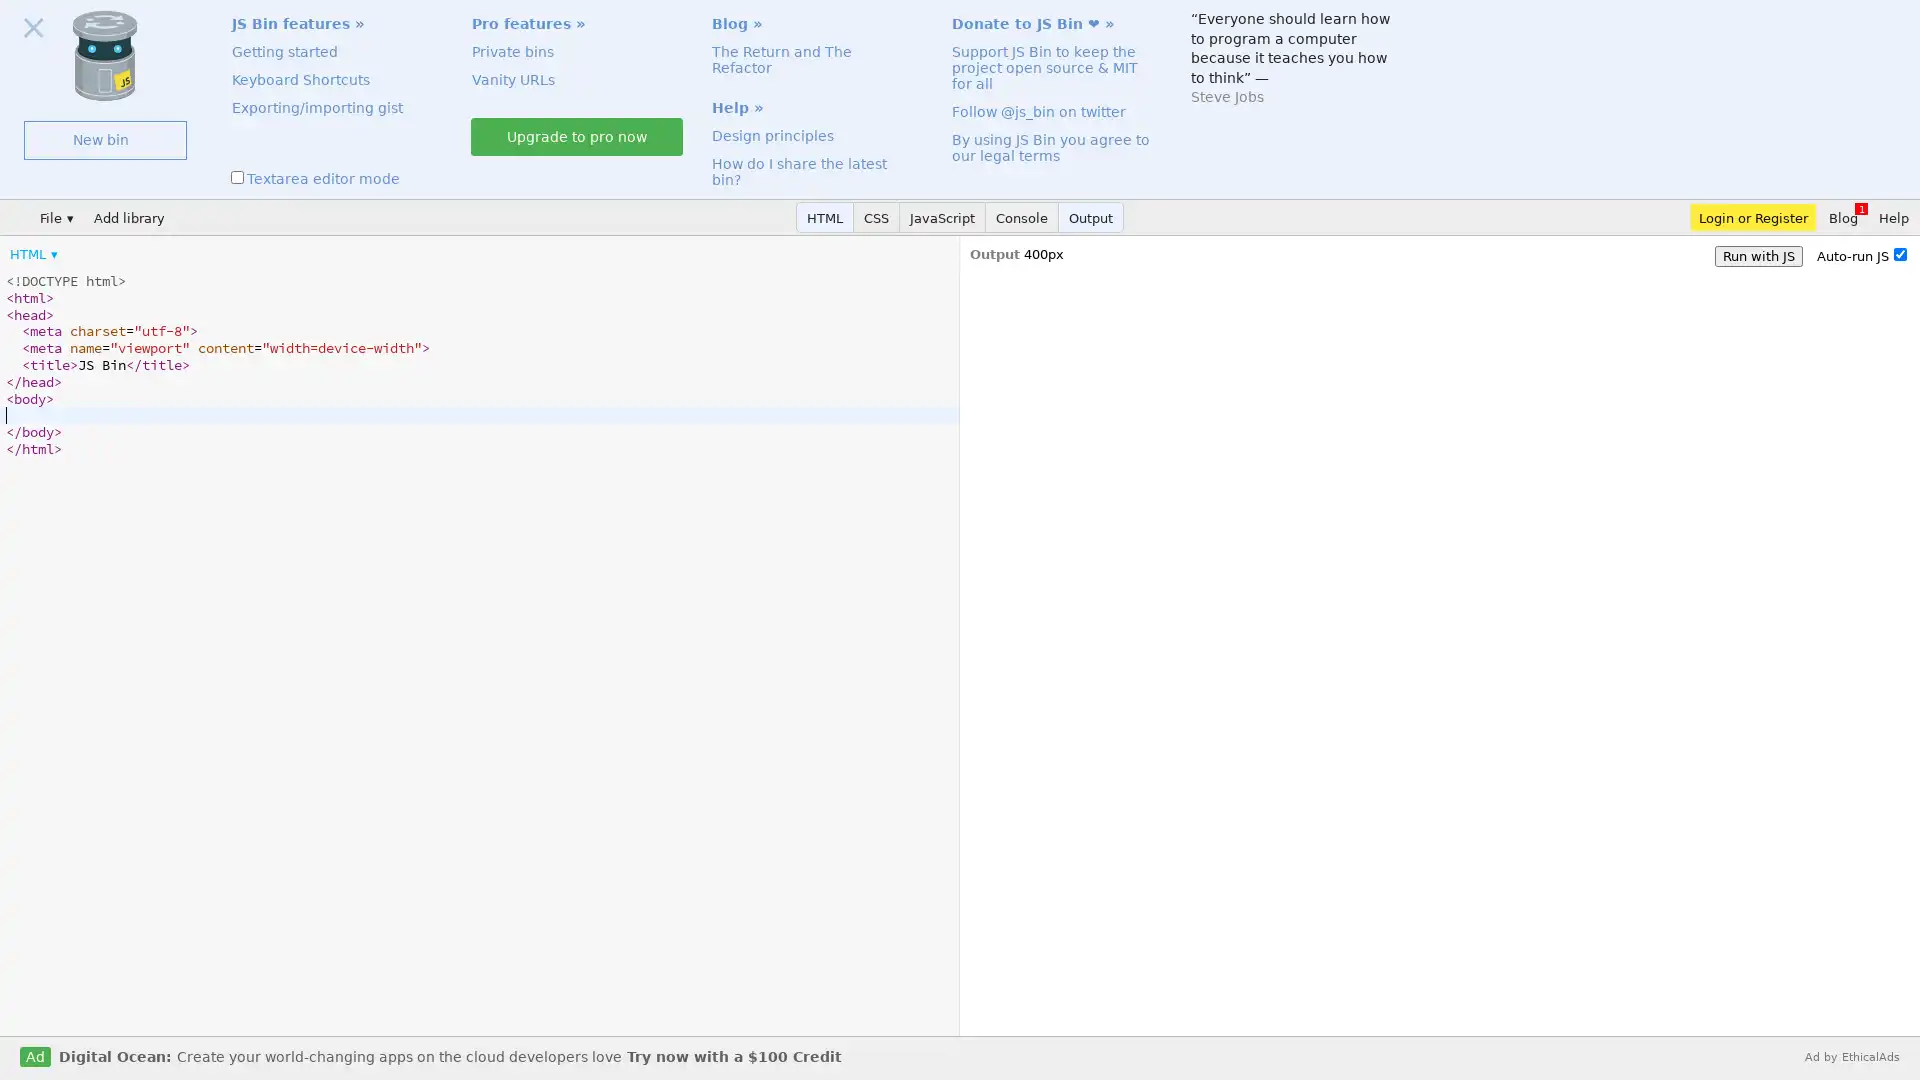 The image size is (1920, 1080). What do you see at coordinates (1757, 255) in the screenshot?
I see `Run with JS` at bounding box center [1757, 255].